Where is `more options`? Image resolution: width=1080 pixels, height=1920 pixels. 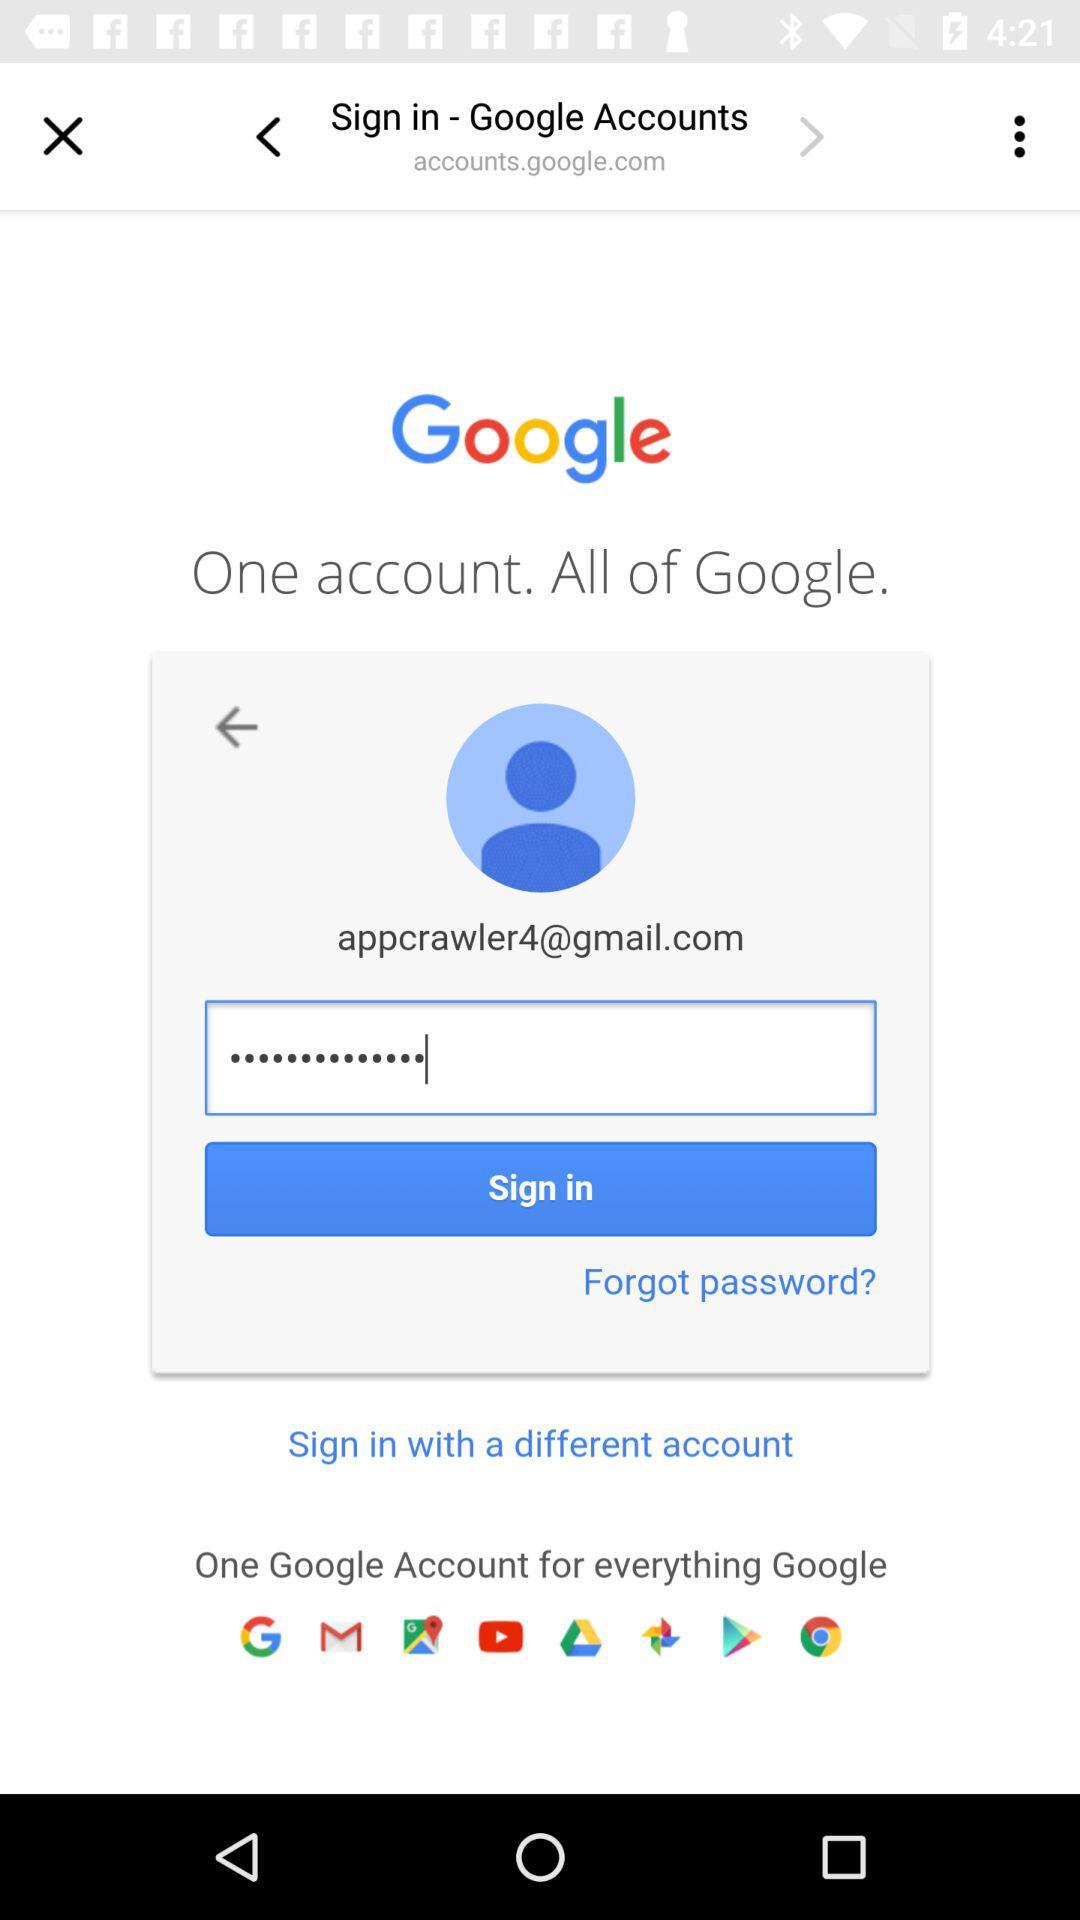
more options is located at coordinates (1017, 135).